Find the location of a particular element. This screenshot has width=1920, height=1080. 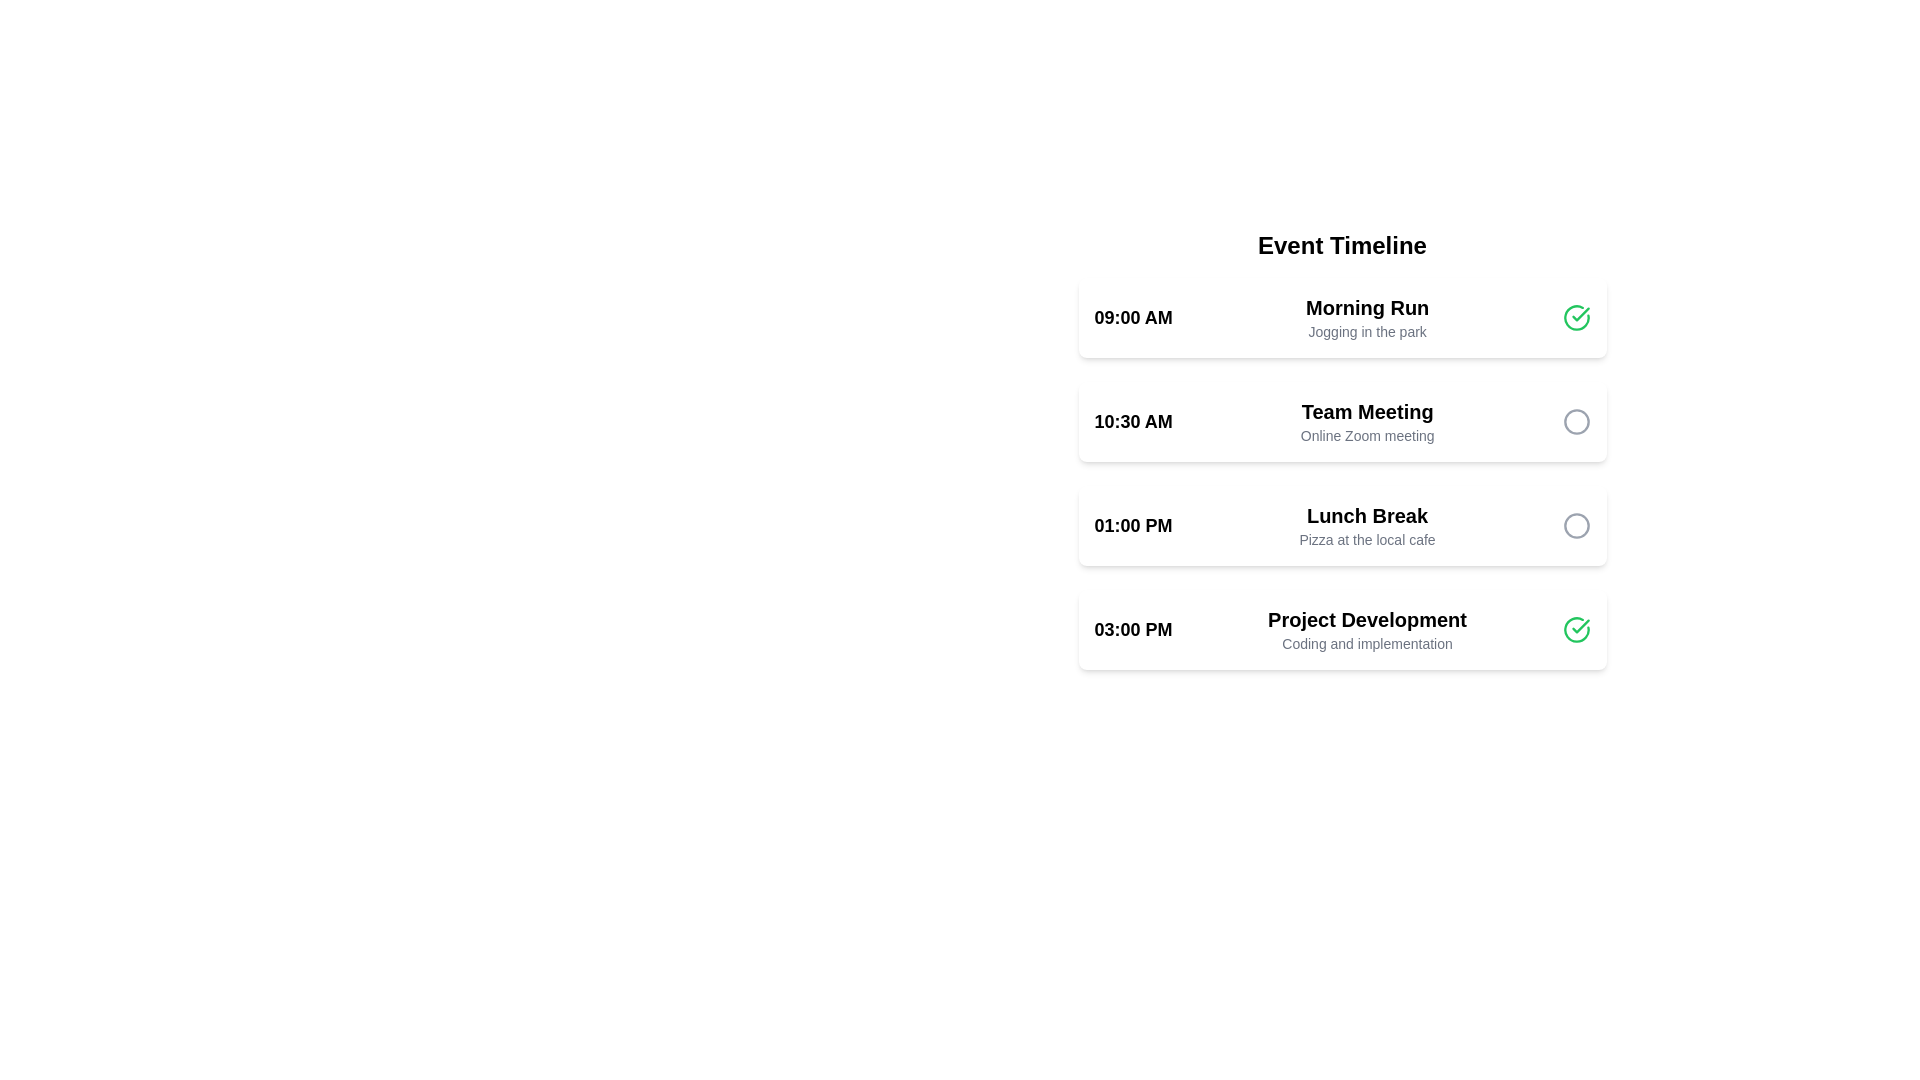

the text label summarizing the activity titled 'Project Development' located in the fourth entry of the Event Timeline list, under '03:00 PM' is located at coordinates (1366, 628).